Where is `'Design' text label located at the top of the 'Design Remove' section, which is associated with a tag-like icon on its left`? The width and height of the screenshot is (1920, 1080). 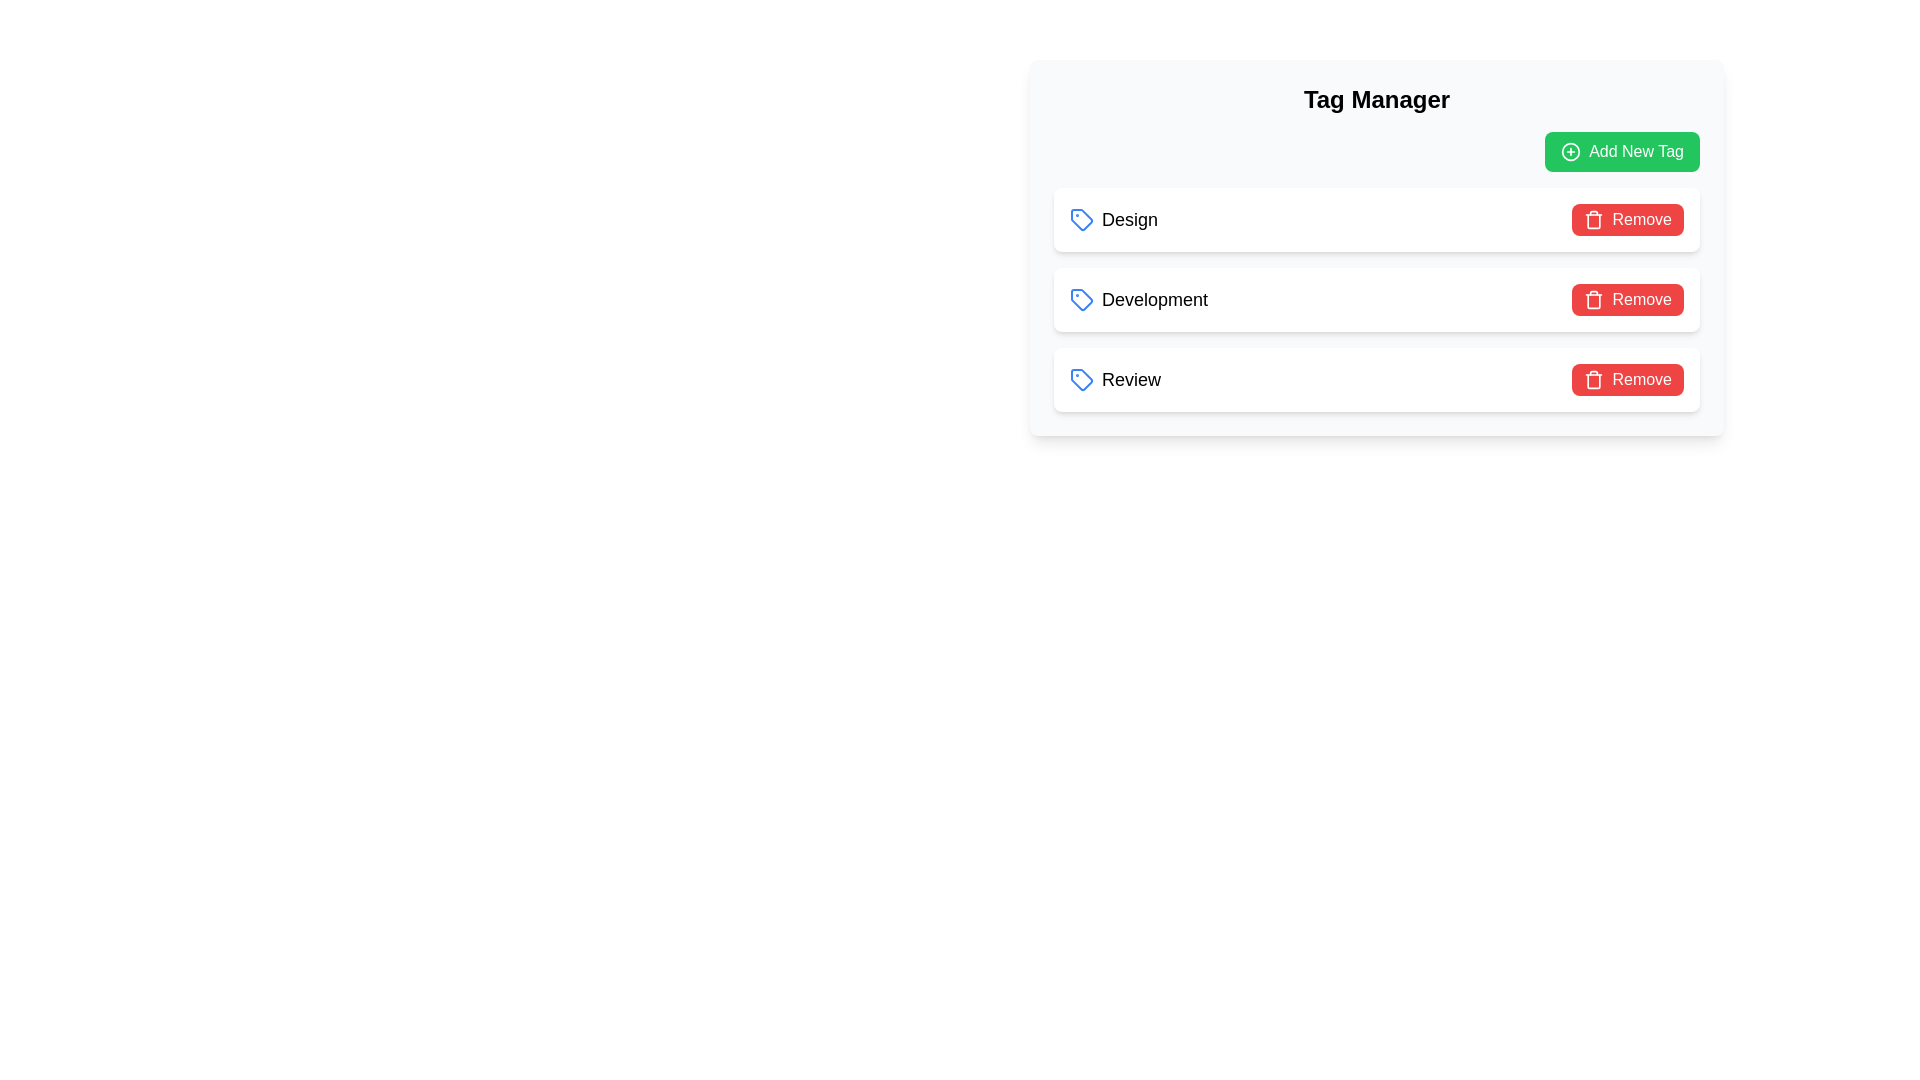 'Design' text label located at the top of the 'Design Remove' section, which is associated with a tag-like icon on its left is located at coordinates (1112, 219).